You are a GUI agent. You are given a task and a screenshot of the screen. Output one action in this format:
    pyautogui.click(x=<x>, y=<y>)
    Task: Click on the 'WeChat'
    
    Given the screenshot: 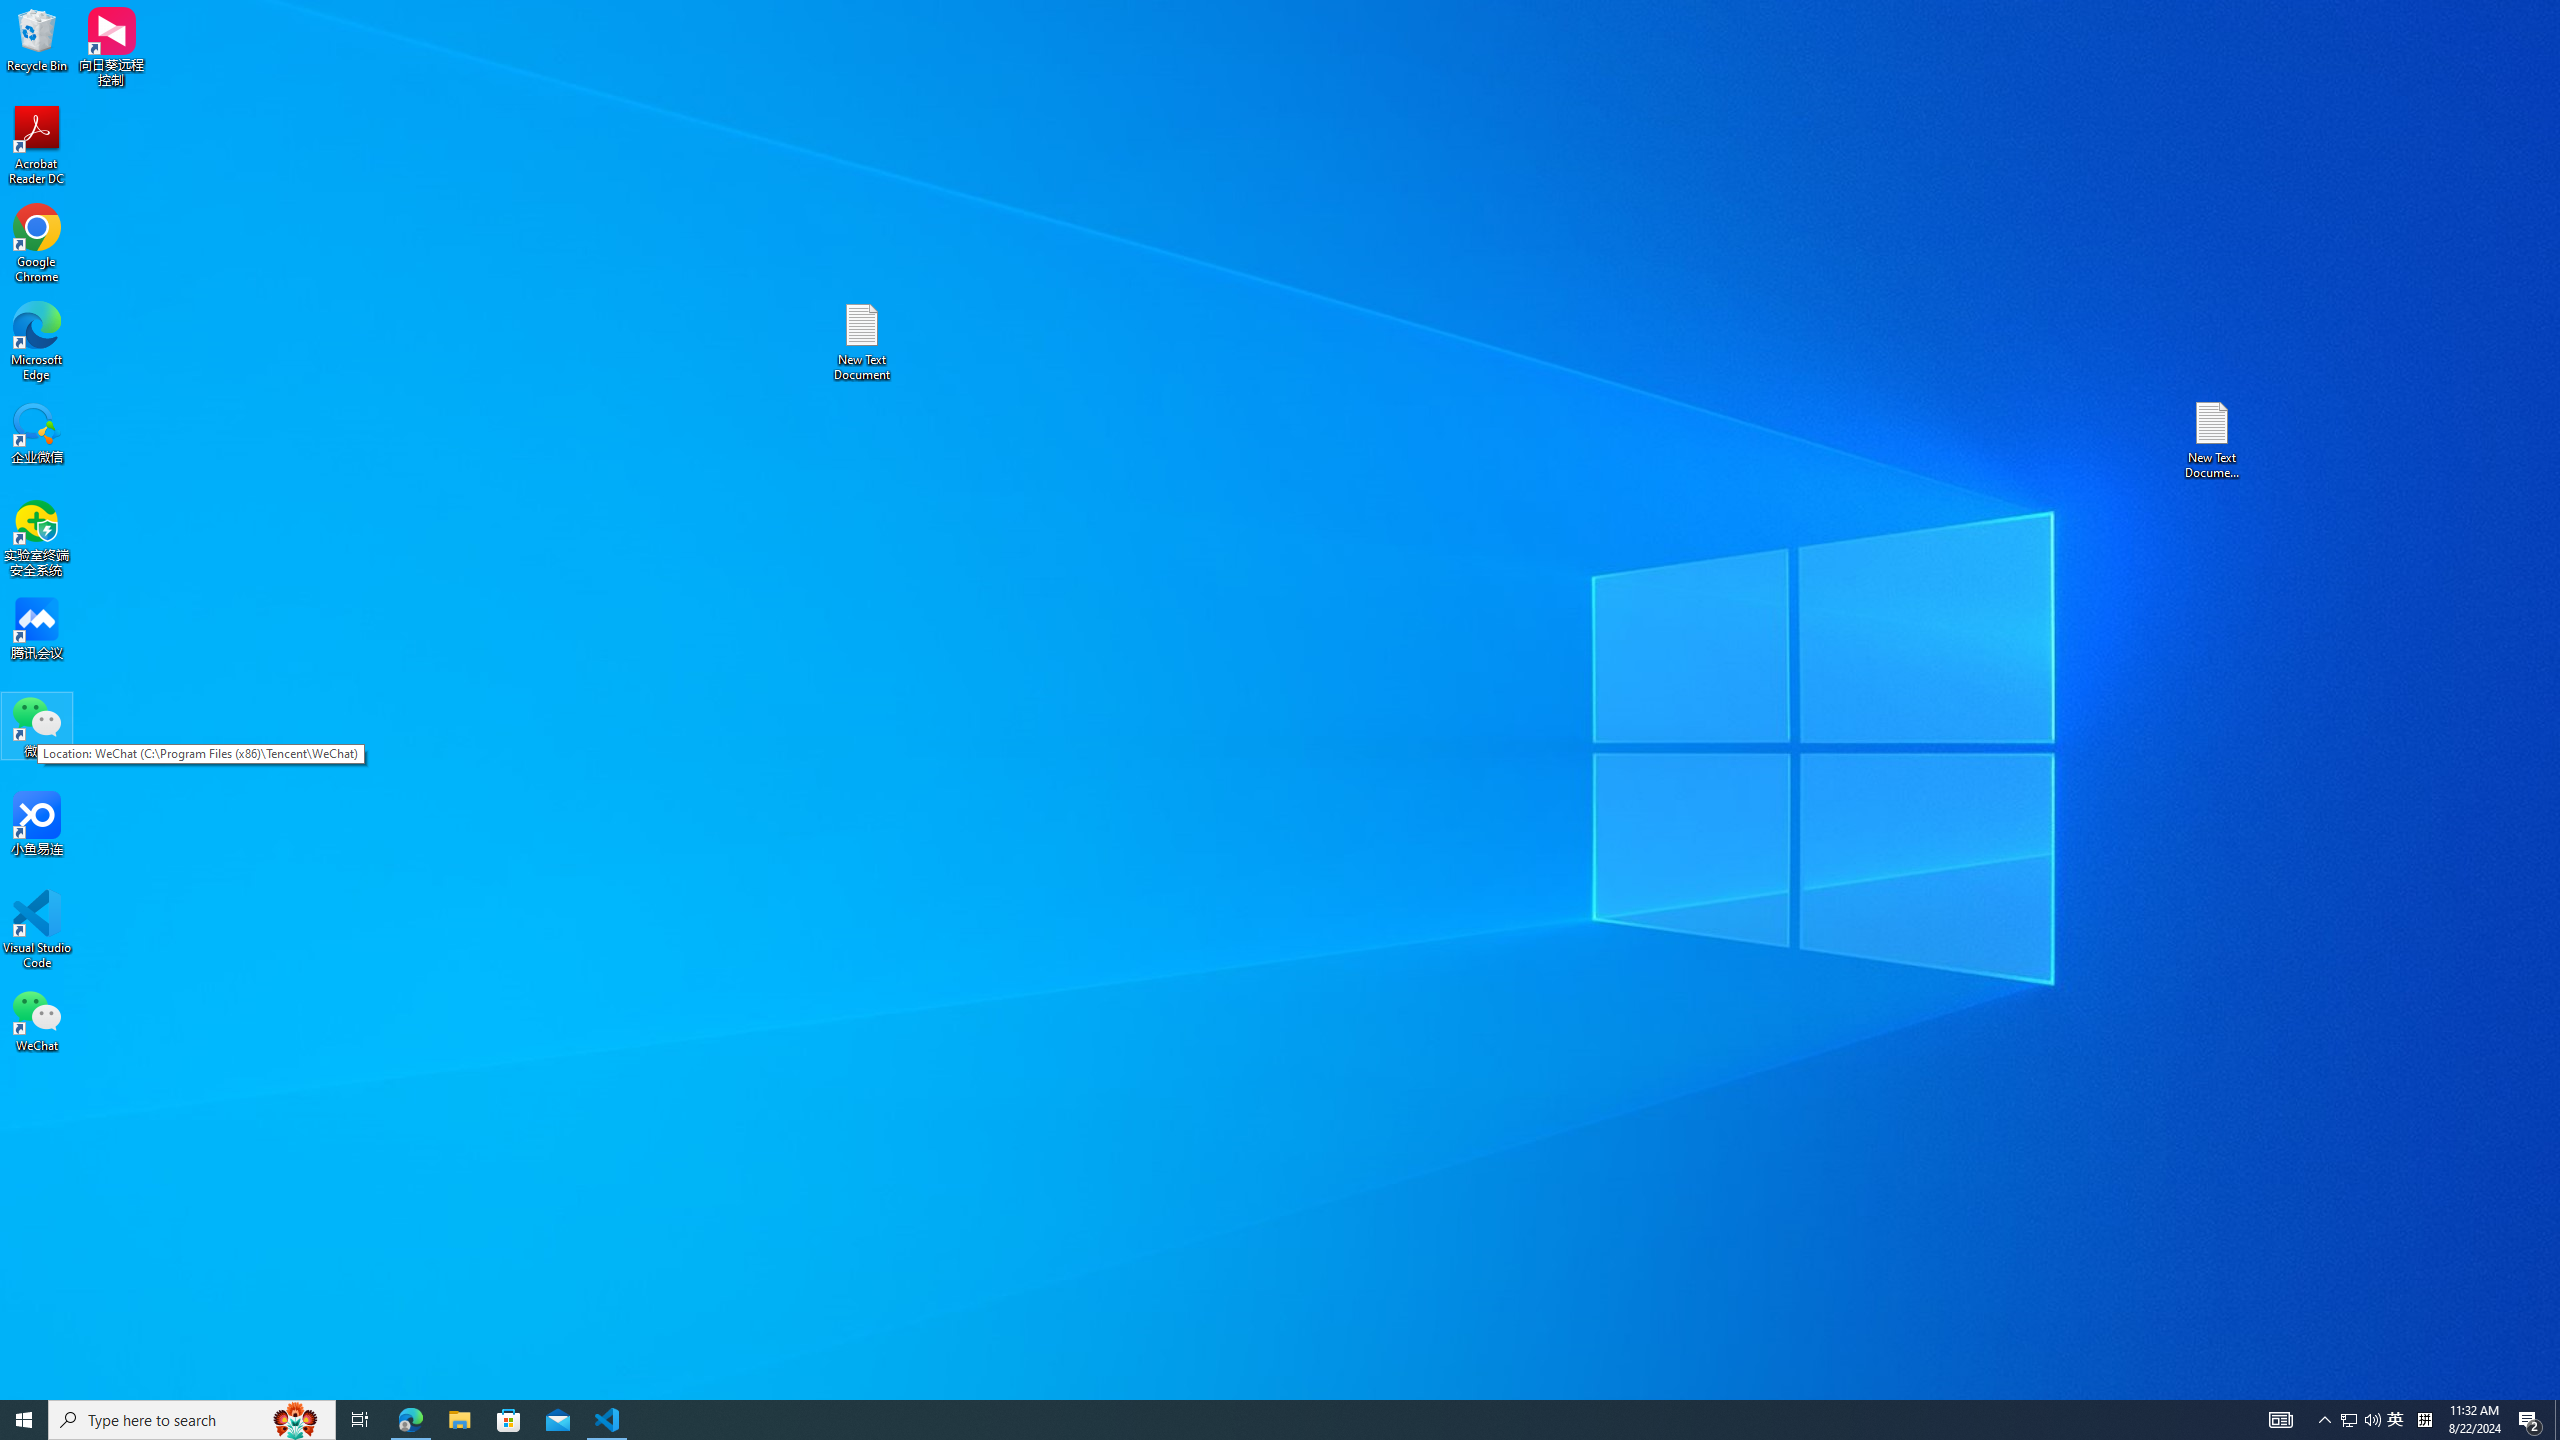 What is the action you would take?
    pyautogui.click(x=36, y=1019)
    